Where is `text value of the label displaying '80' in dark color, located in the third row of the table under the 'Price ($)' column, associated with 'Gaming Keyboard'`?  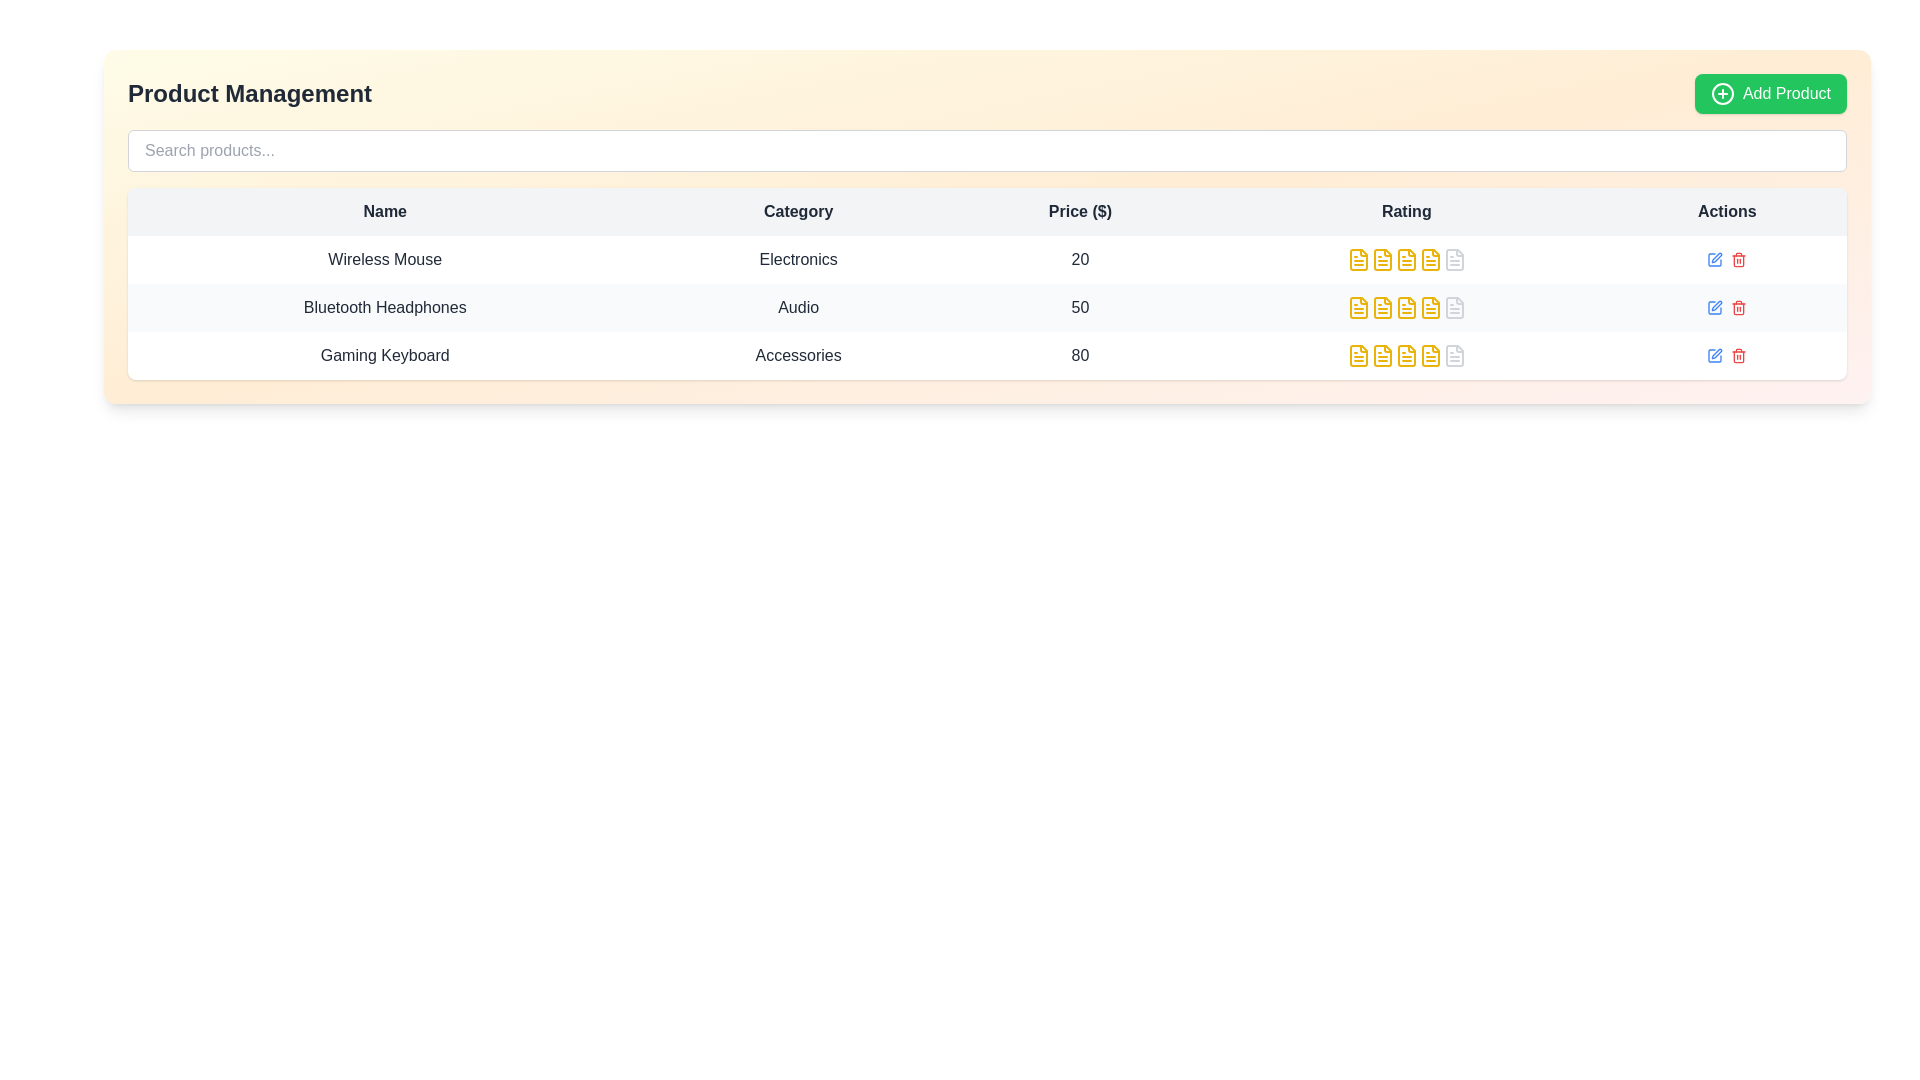 text value of the label displaying '80' in dark color, located in the third row of the table under the 'Price ($)' column, associated with 'Gaming Keyboard' is located at coordinates (1079, 354).